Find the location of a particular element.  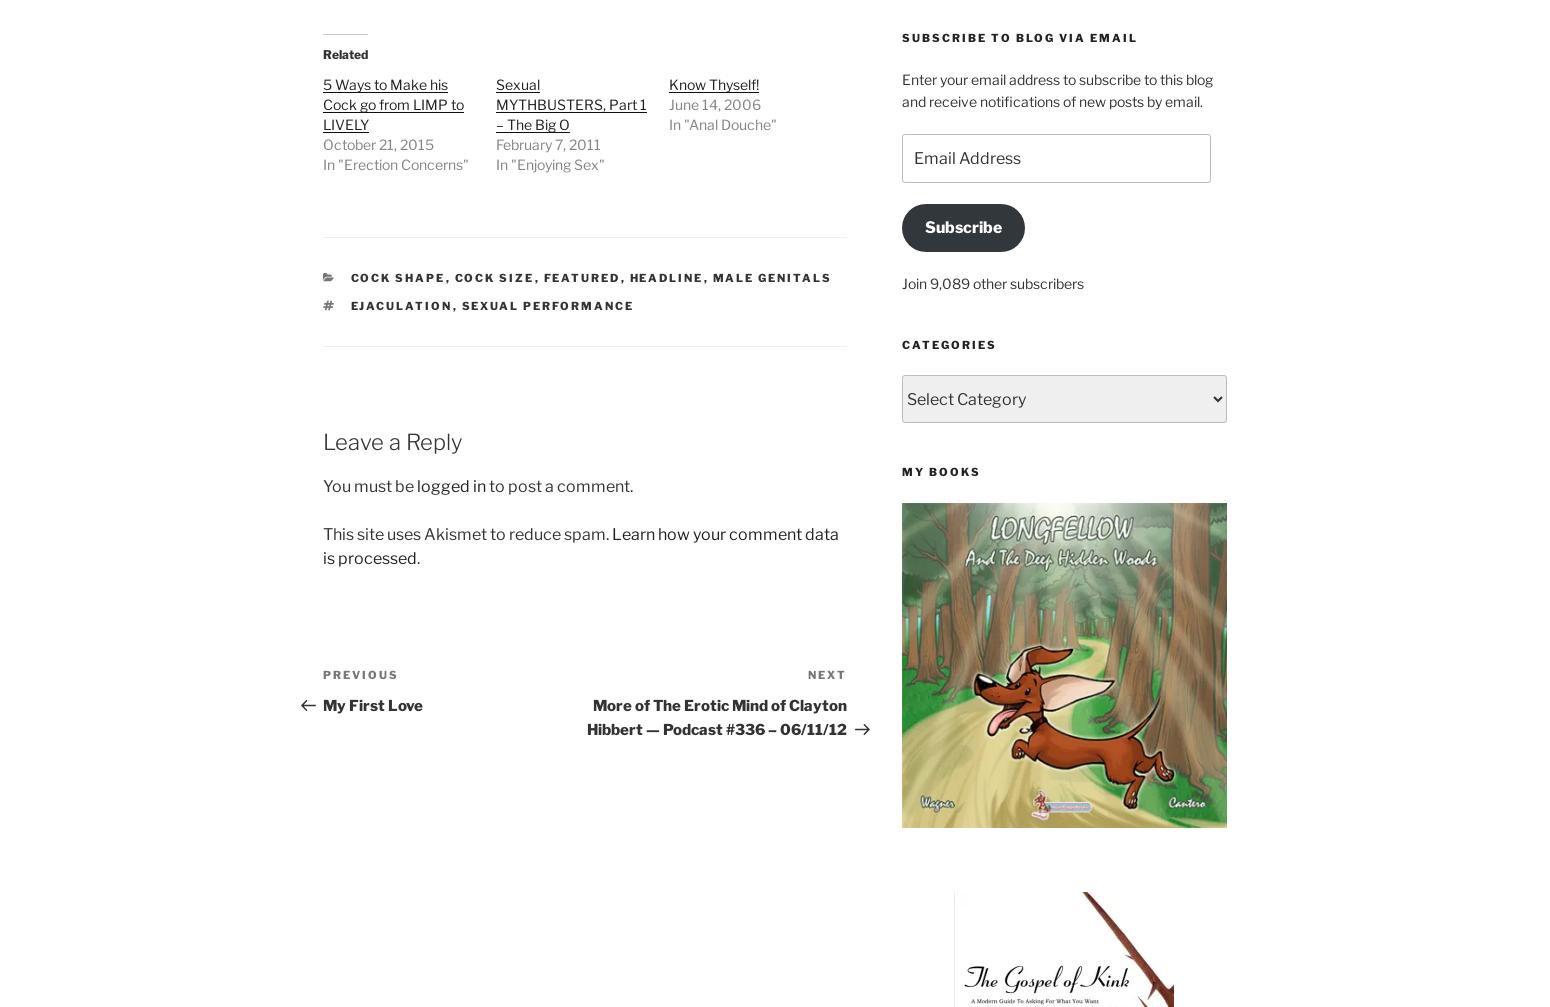

'.' is located at coordinates (418, 556).